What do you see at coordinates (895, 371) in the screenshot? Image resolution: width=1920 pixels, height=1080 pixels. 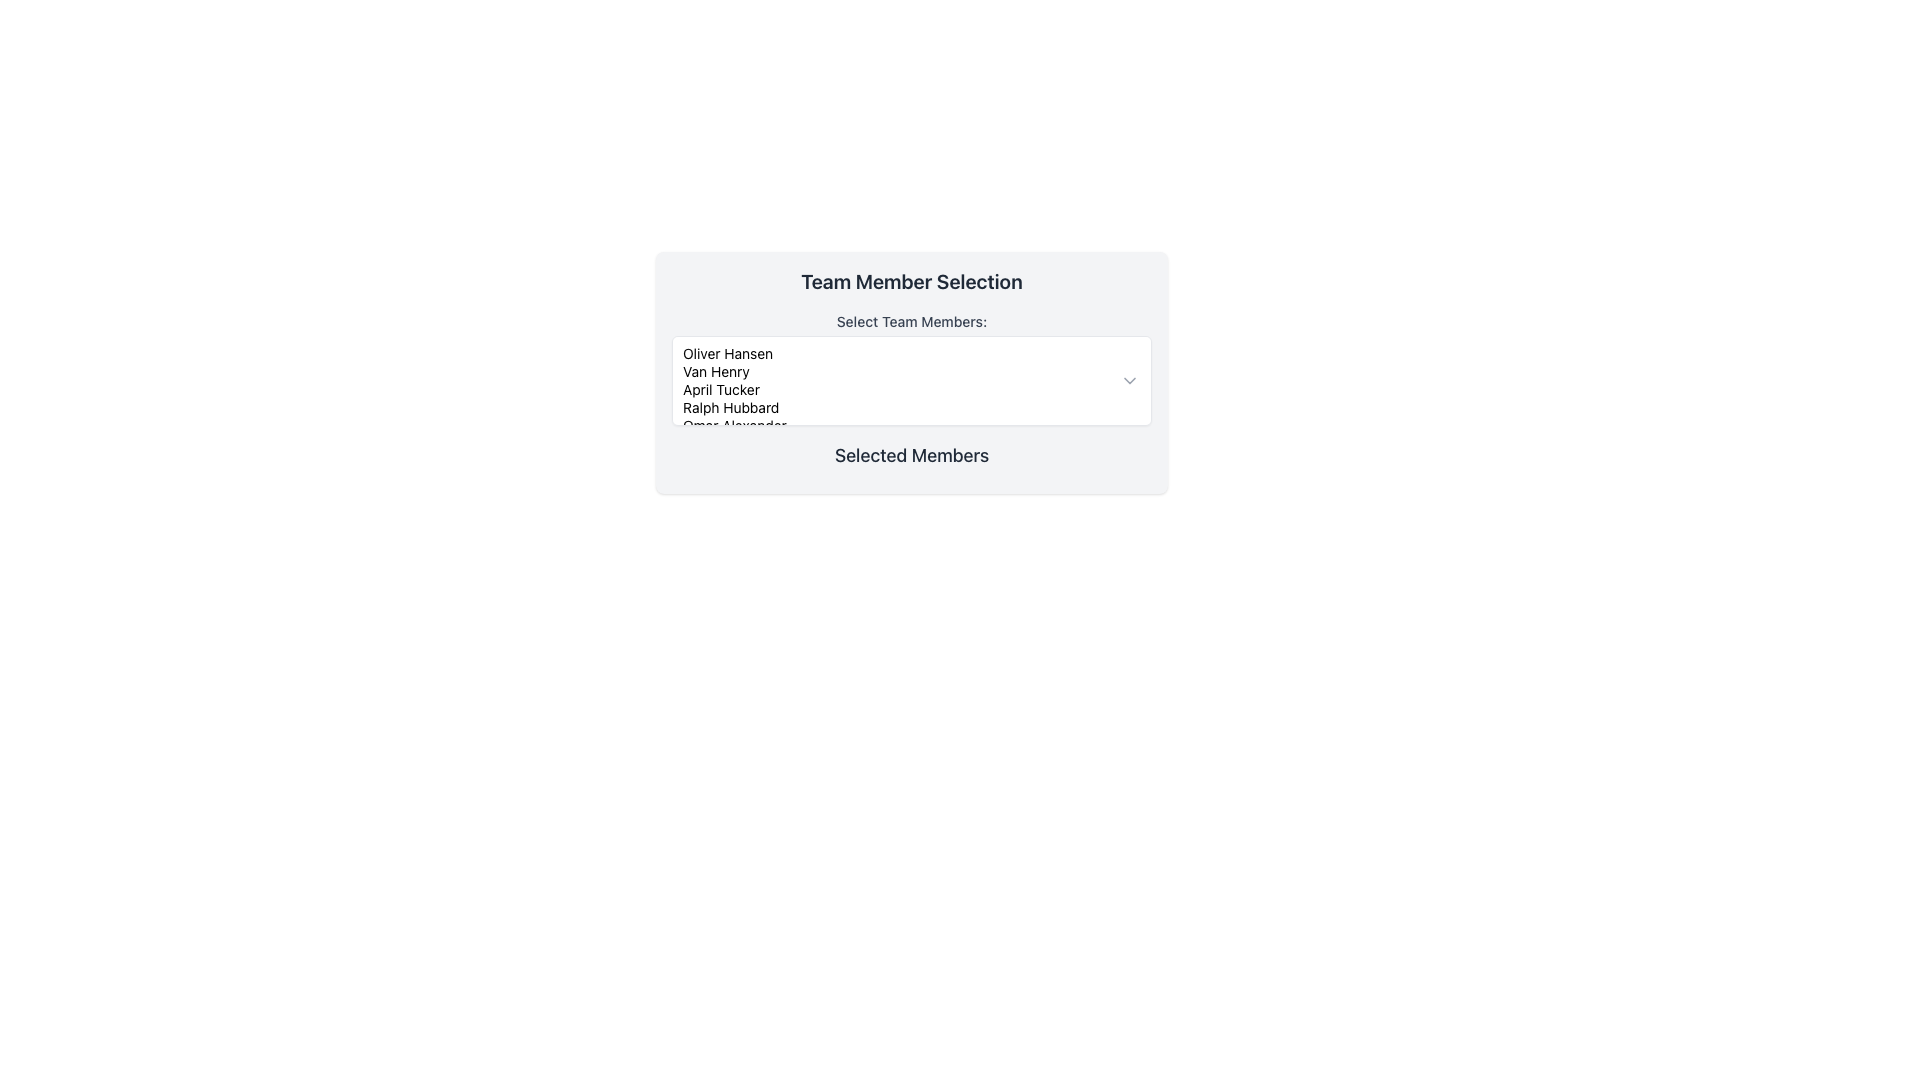 I see `the 'Van Henry' option in the dropdown menu` at bounding box center [895, 371].